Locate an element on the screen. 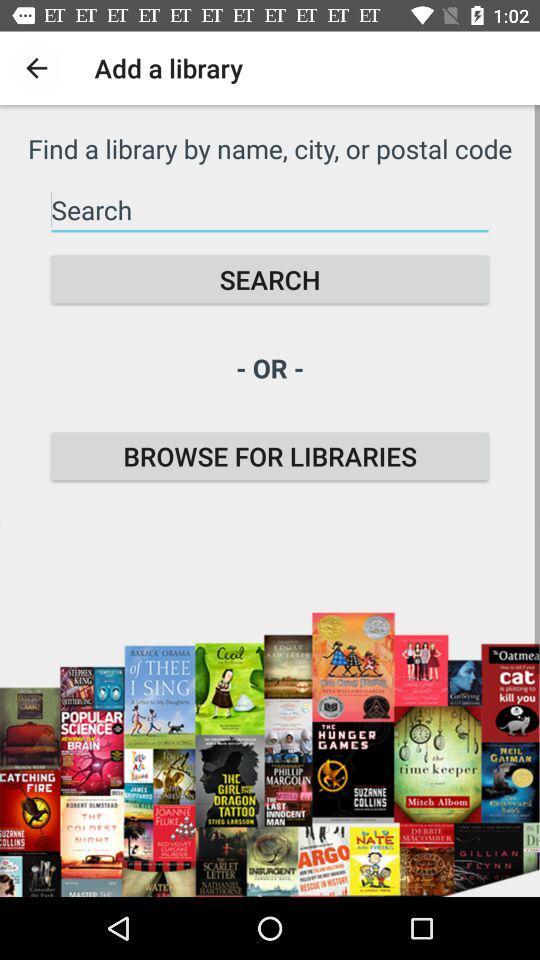  icon next to add a library icon is located at coordinates (36, 68).